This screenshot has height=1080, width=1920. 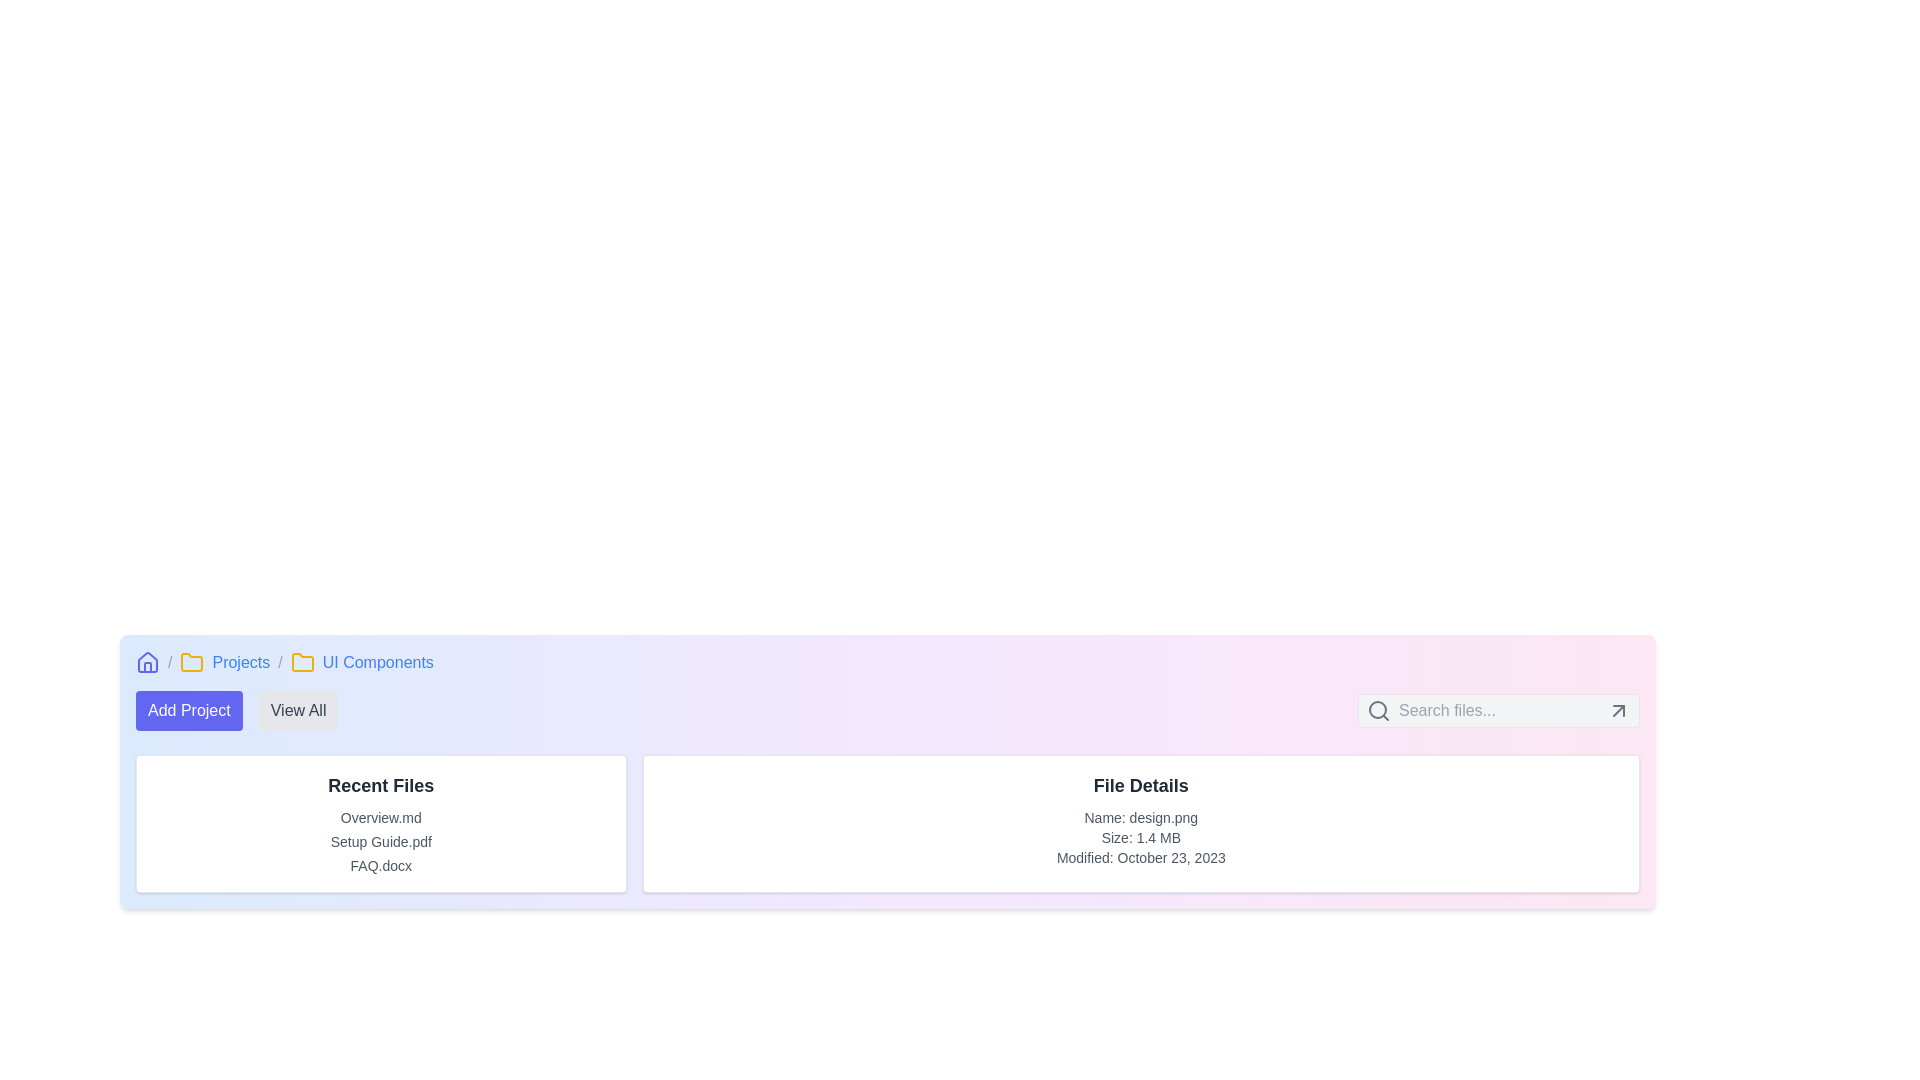 I want to click on the 'View All' button, which has a gray background with rounded corners and dark text, to change its appearance, so click(x=297, y=709).